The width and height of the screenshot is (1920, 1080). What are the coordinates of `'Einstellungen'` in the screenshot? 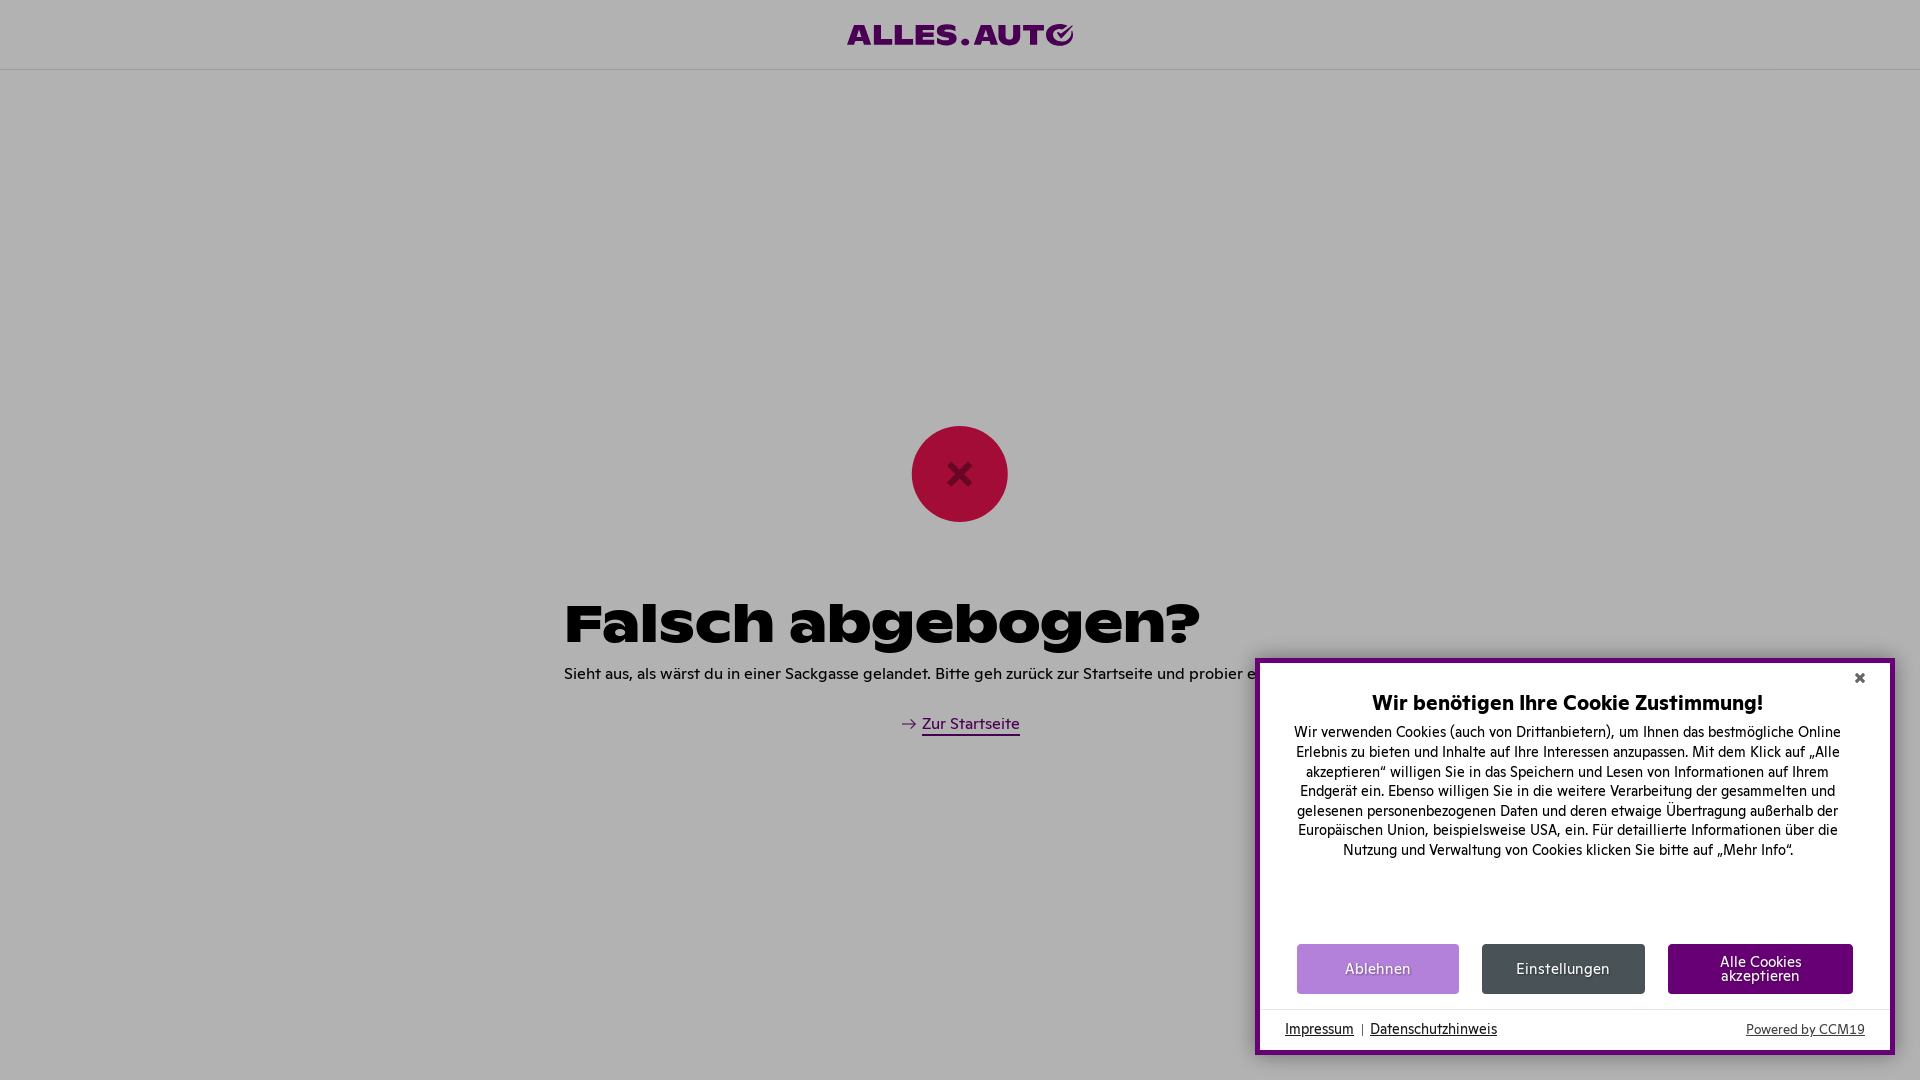 It's located at (1562, 967).